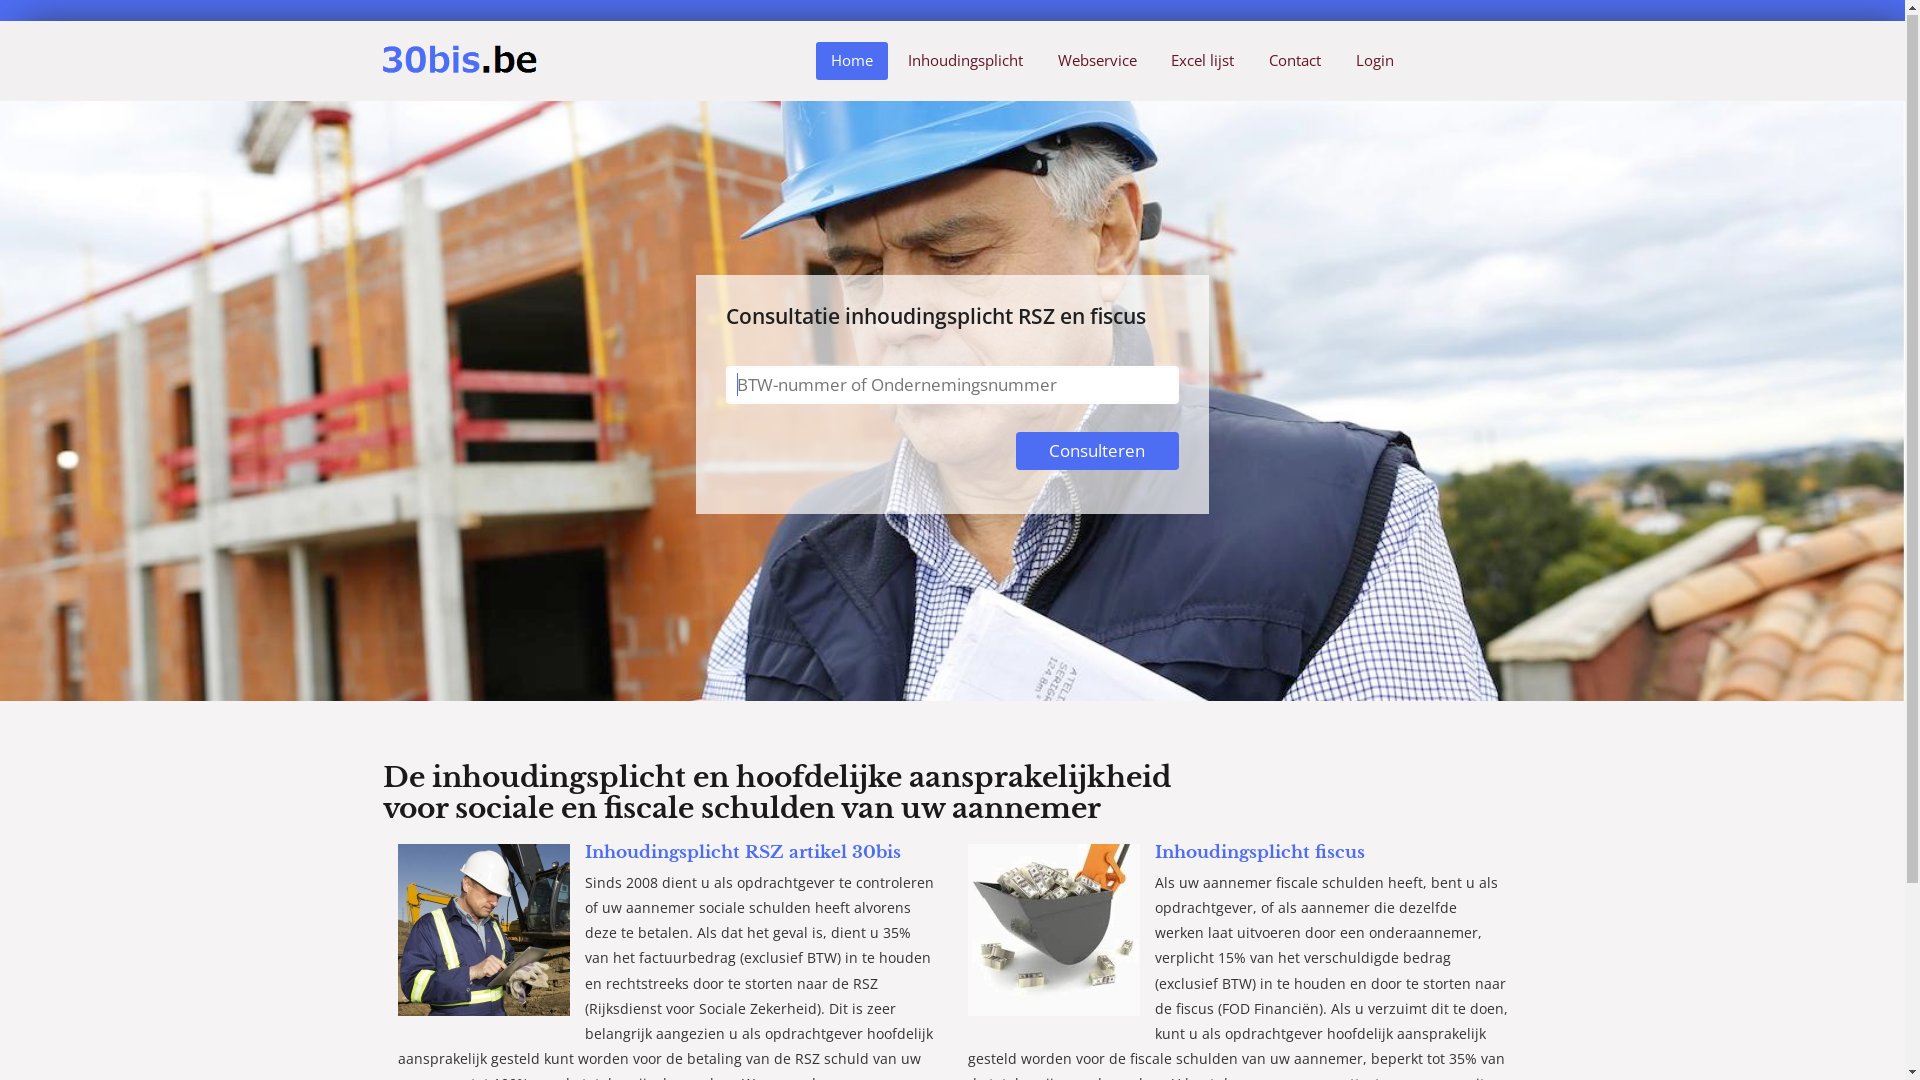 This screenshot has width=1920, height=1080. I want to click on 'Inhoudingsplicht fiscus', so click(1257, 853).